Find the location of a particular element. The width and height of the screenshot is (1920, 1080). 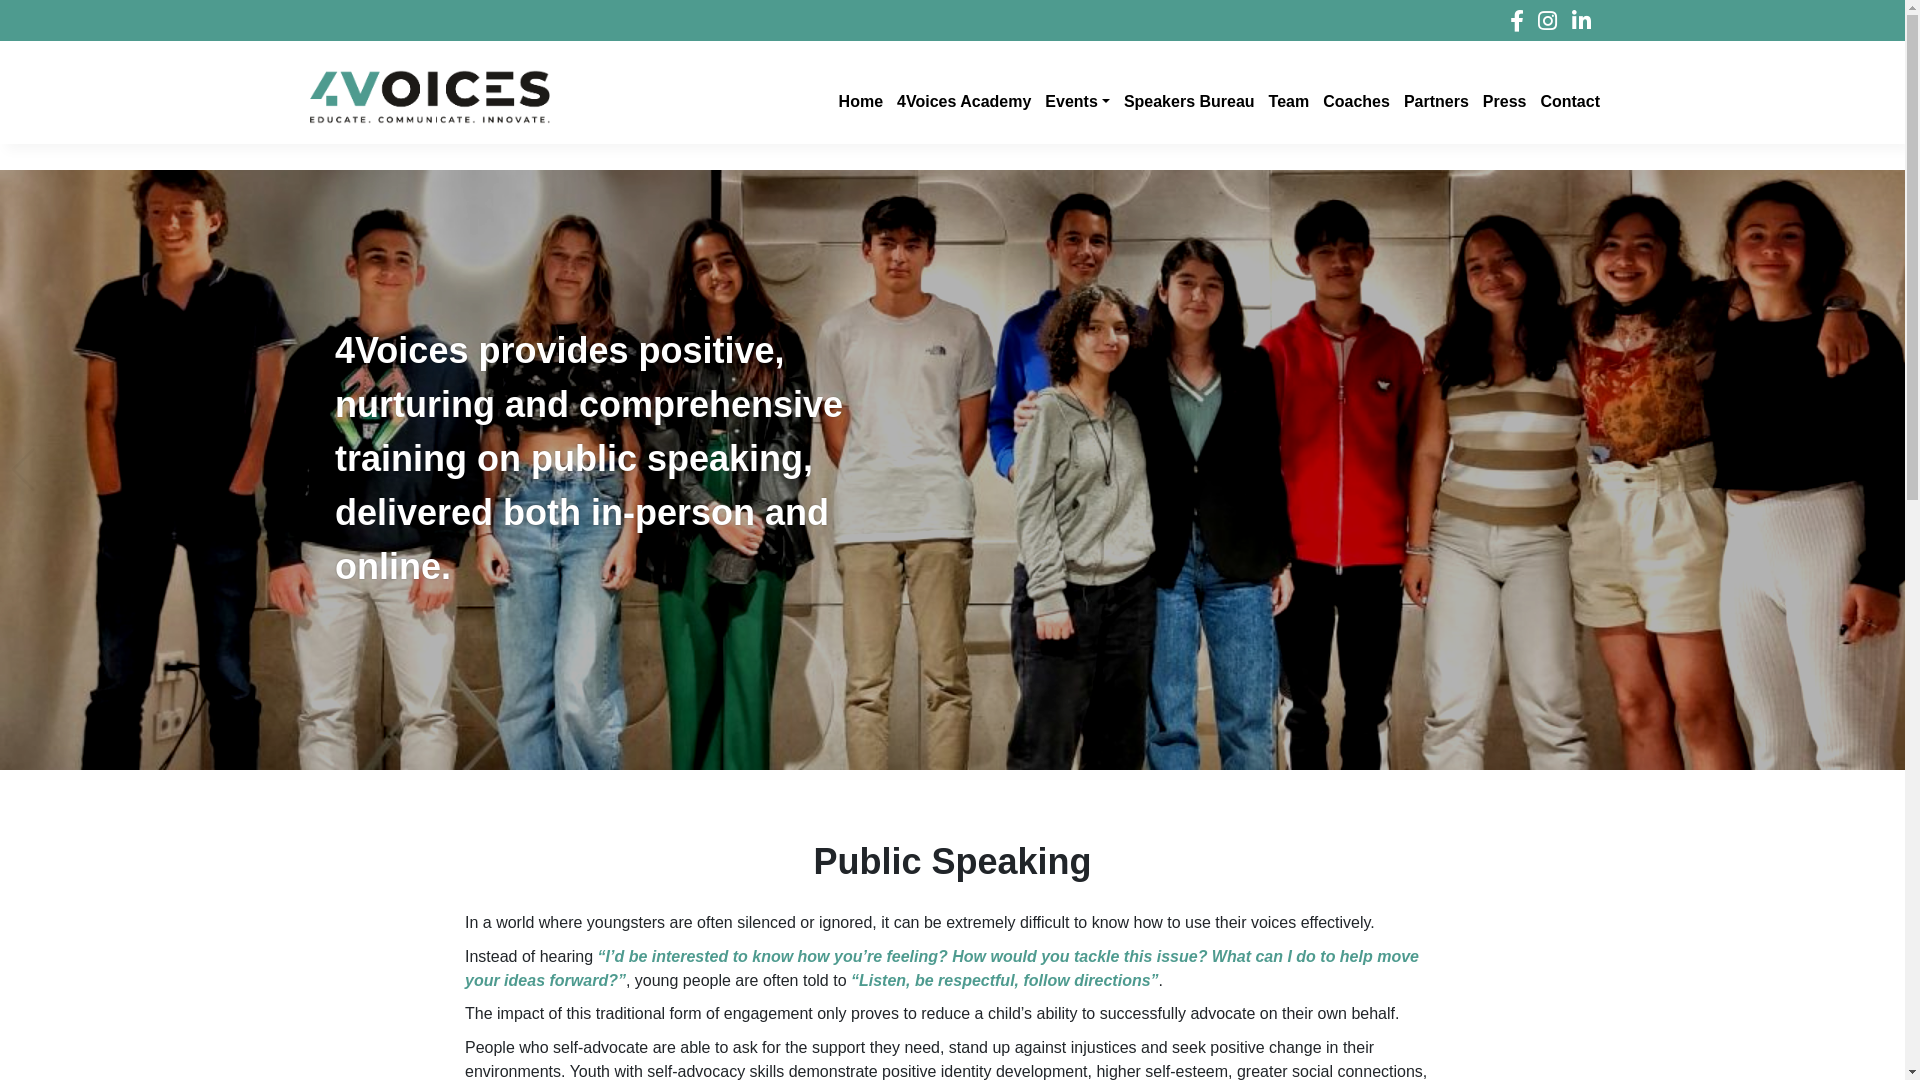

'Home' is located at coordinates (859, 97).